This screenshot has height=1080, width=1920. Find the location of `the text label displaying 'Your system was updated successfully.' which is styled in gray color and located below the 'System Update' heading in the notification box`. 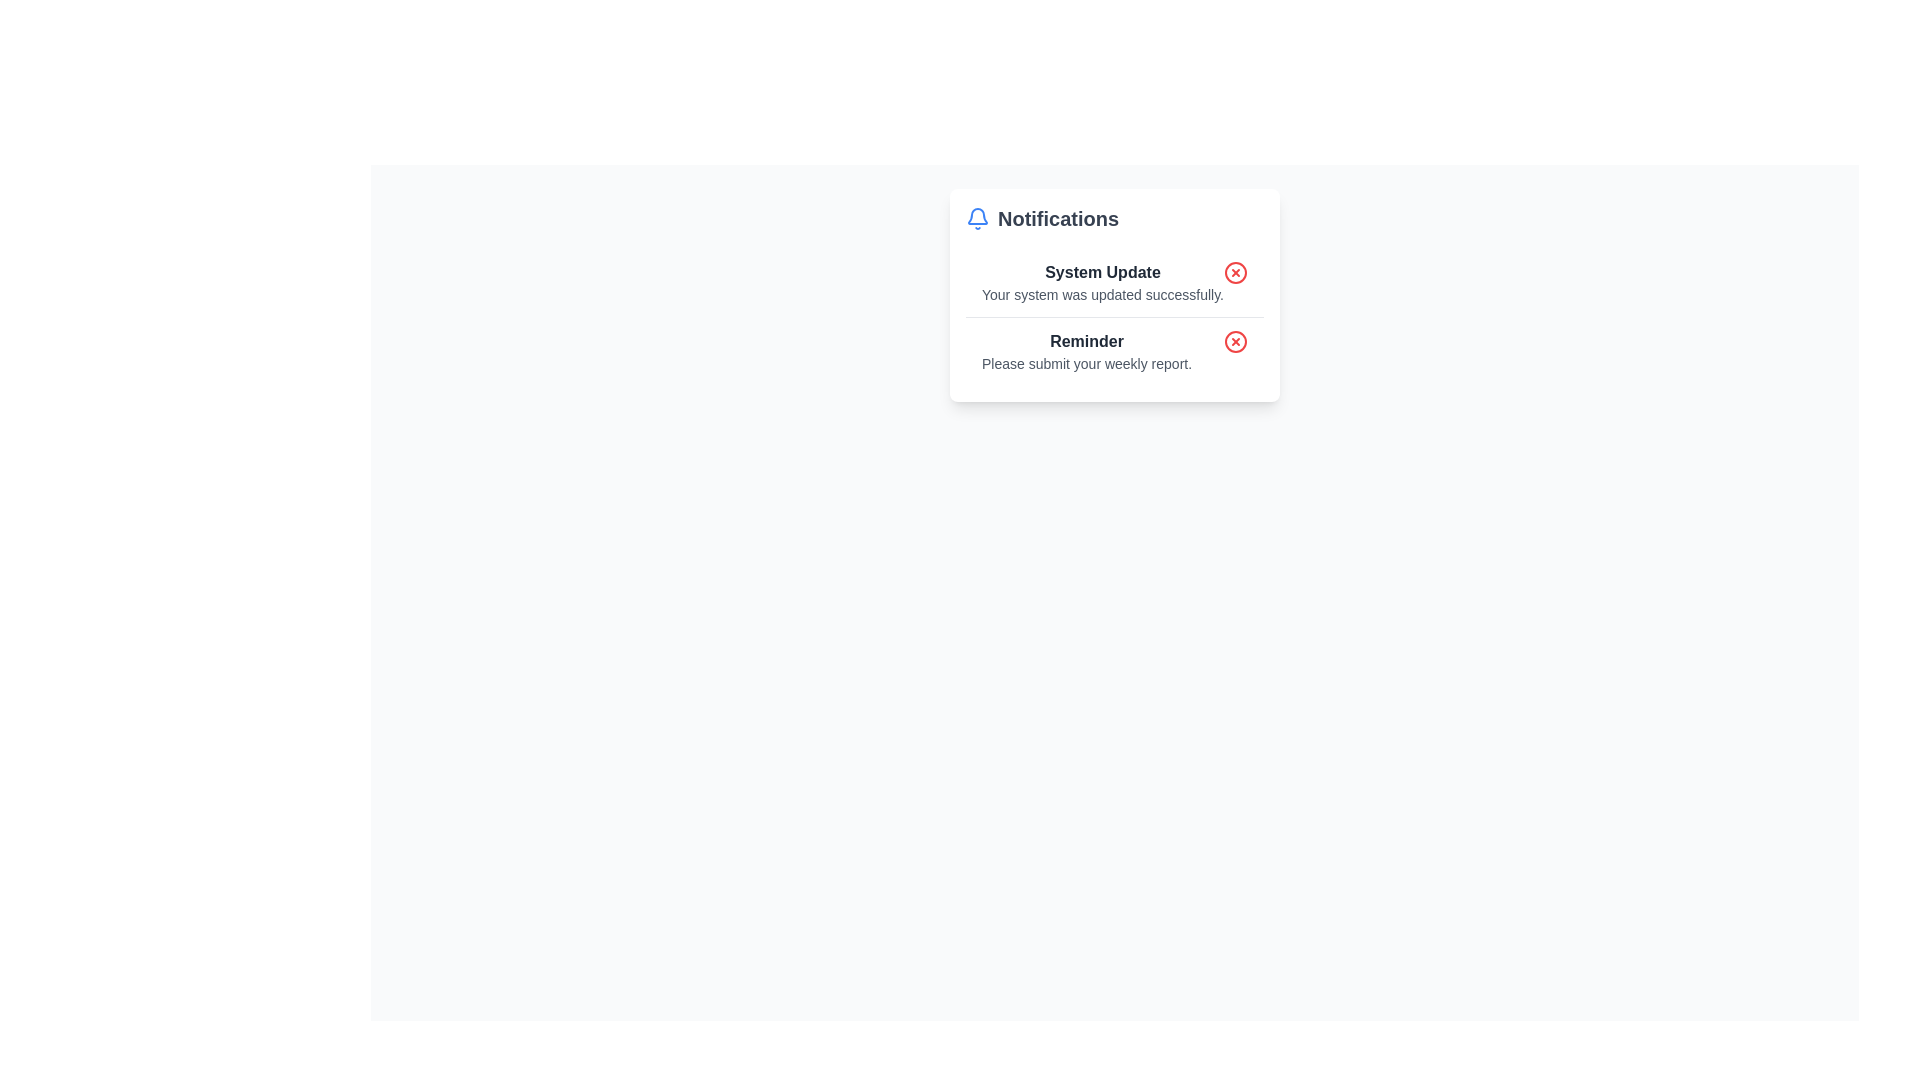

the text label displaying 'Your system was updated successfully.' which is styled in gray color and located below the 'System Update' heading in the notification box is located at coordinates (1102, 294).